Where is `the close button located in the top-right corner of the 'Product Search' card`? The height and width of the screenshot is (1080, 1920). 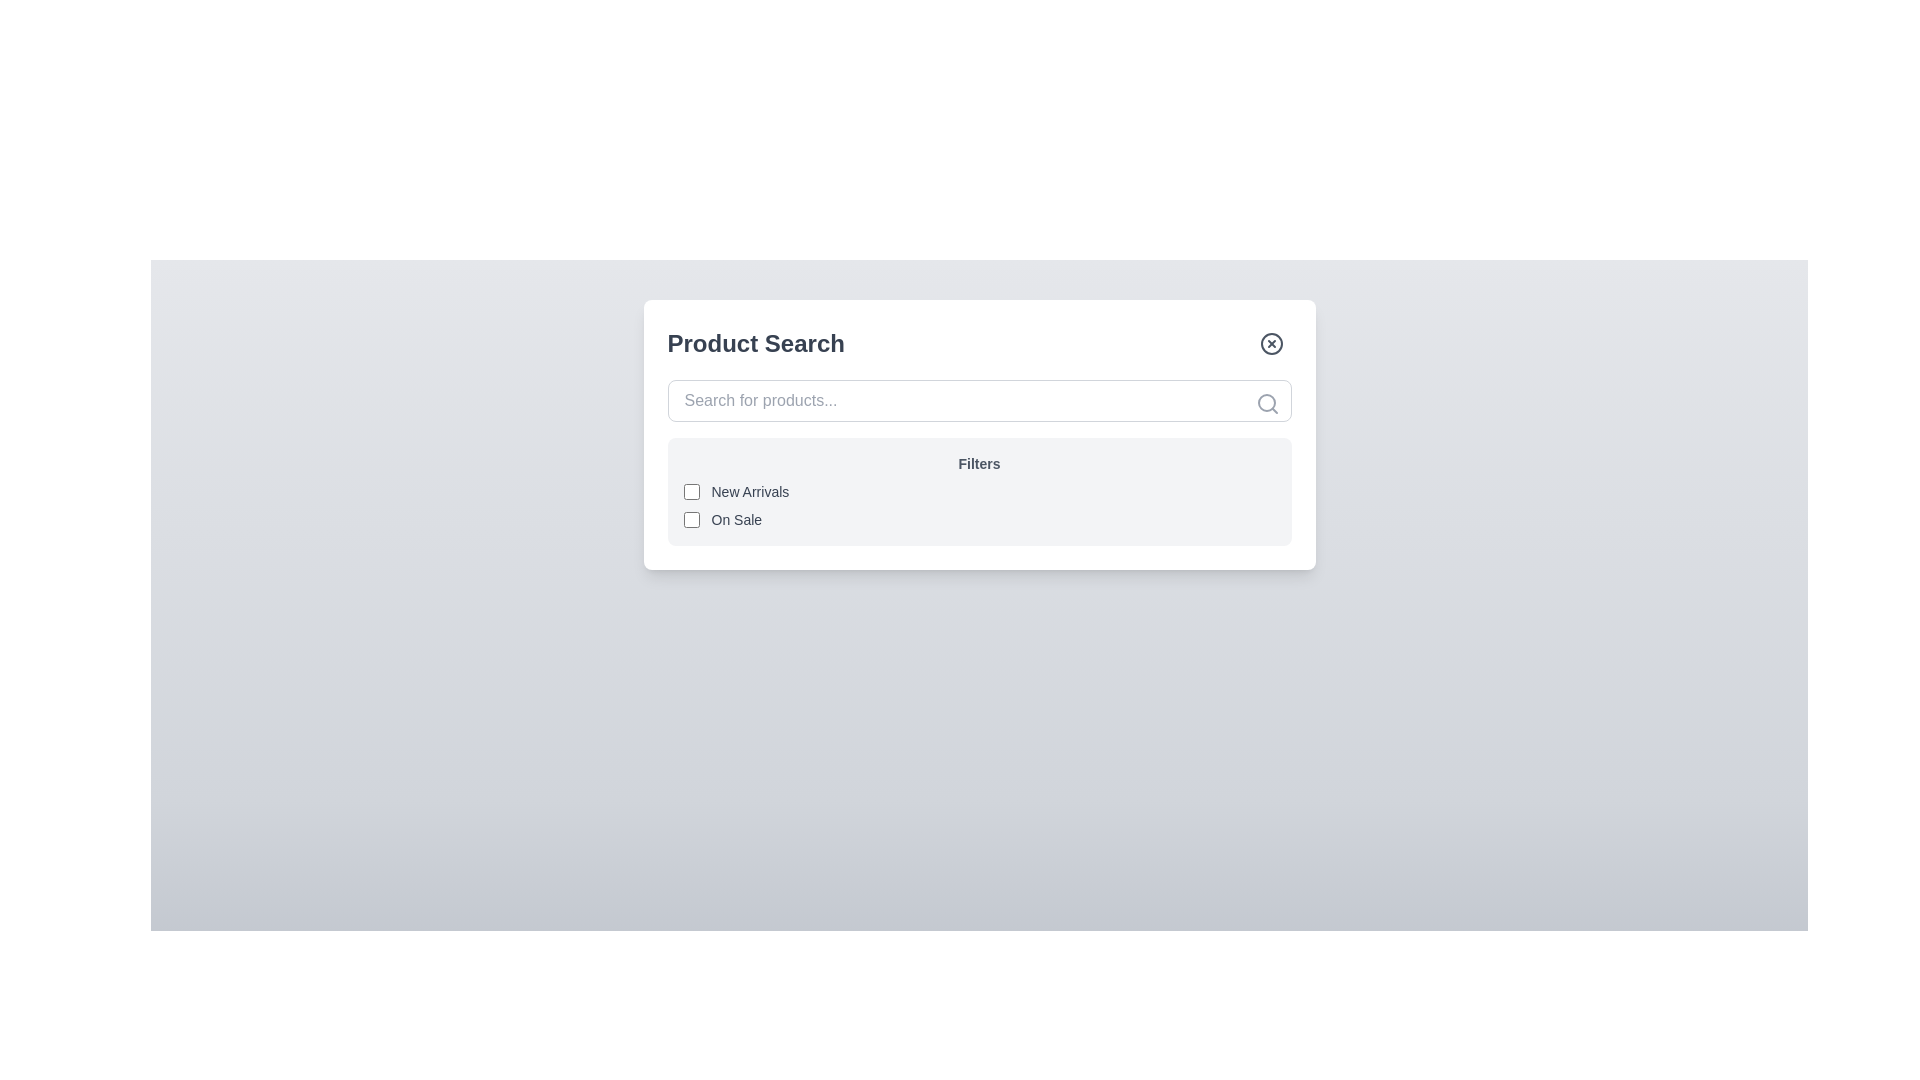
the close button located in the top-right corner of the 'Product Search' card is located at coordinates (1270, 342).